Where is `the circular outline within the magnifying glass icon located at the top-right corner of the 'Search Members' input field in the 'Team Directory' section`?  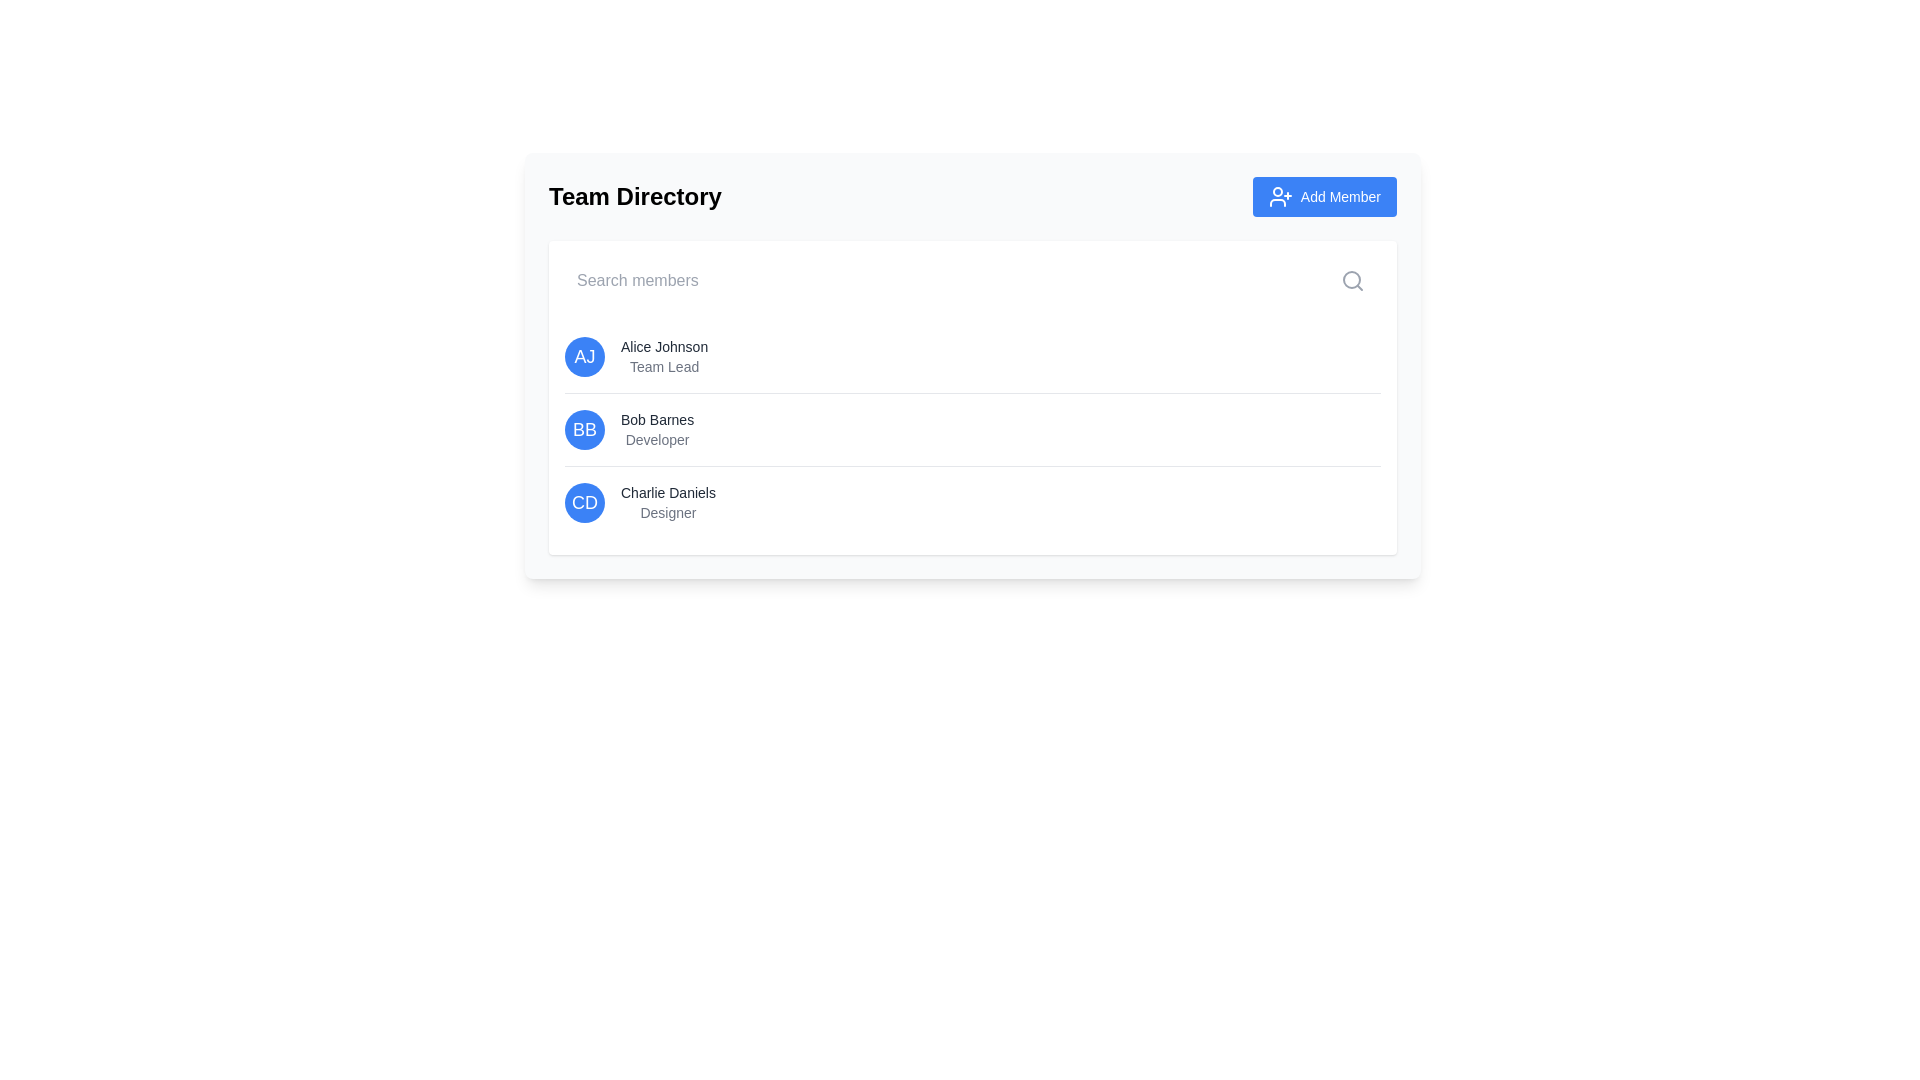
the circular outline within the magnifying glass icon located at the top-right corner of the 'Search Members' input field in the 'Team Directory' section is located at coordinates (1352, 280).